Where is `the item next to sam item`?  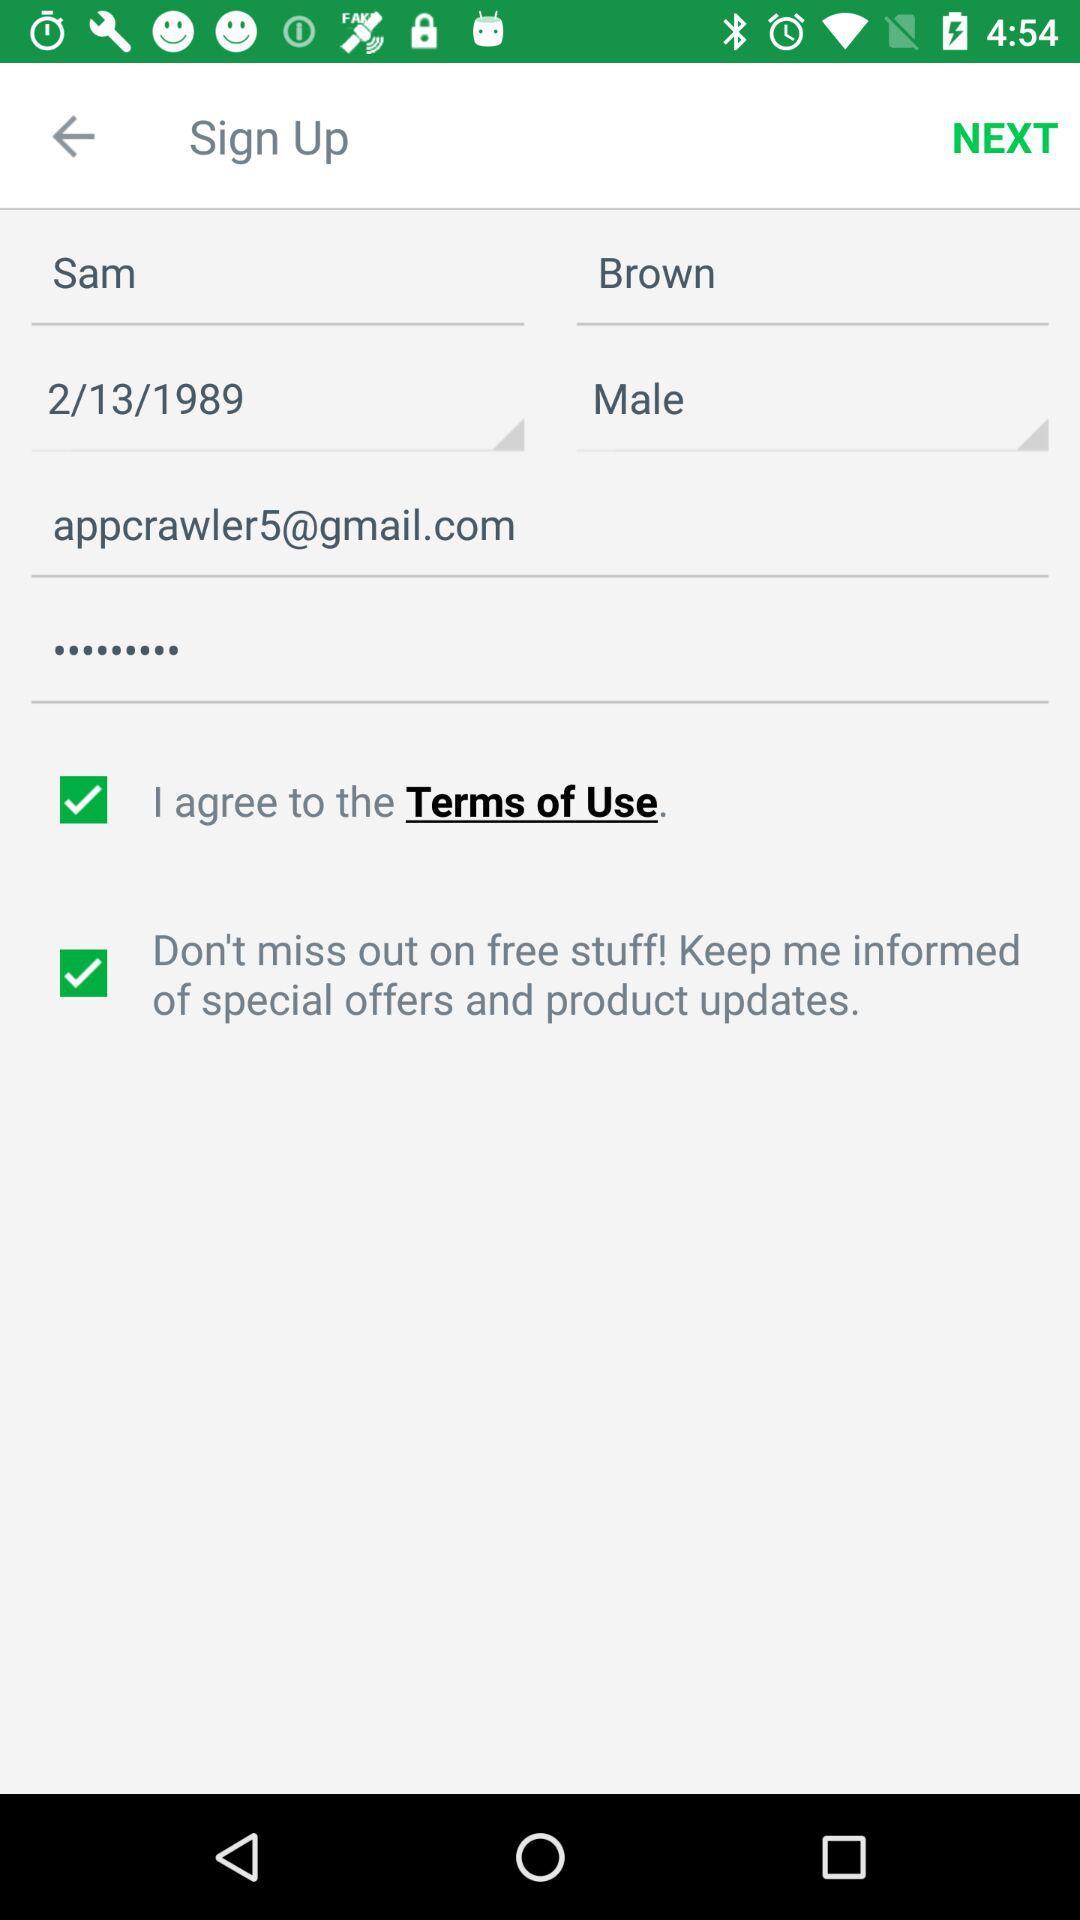 the item next to sam item is located at coordinates (812, 272).